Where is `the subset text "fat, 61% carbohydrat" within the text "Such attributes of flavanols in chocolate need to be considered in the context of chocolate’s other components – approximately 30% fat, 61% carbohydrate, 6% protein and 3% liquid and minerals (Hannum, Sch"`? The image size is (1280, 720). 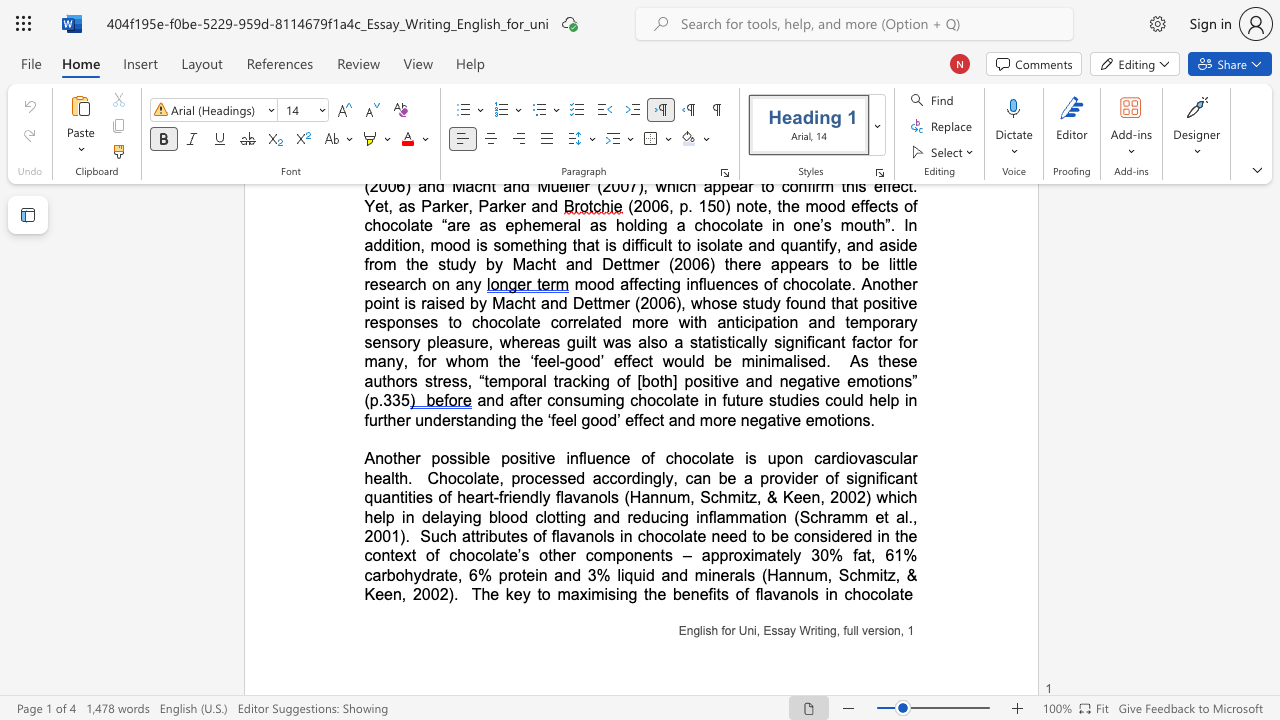 the subset text "fat, 61% carbohydrat" within the text "Such attributes of flavanols in chocolate need to be considered in the context of chocolate’s other components – approximately 30% fat, 61% carbohydrate, 6% protein and 3% liquid and minerals (Hannum, Sch" is located at coordinates (853, 555).